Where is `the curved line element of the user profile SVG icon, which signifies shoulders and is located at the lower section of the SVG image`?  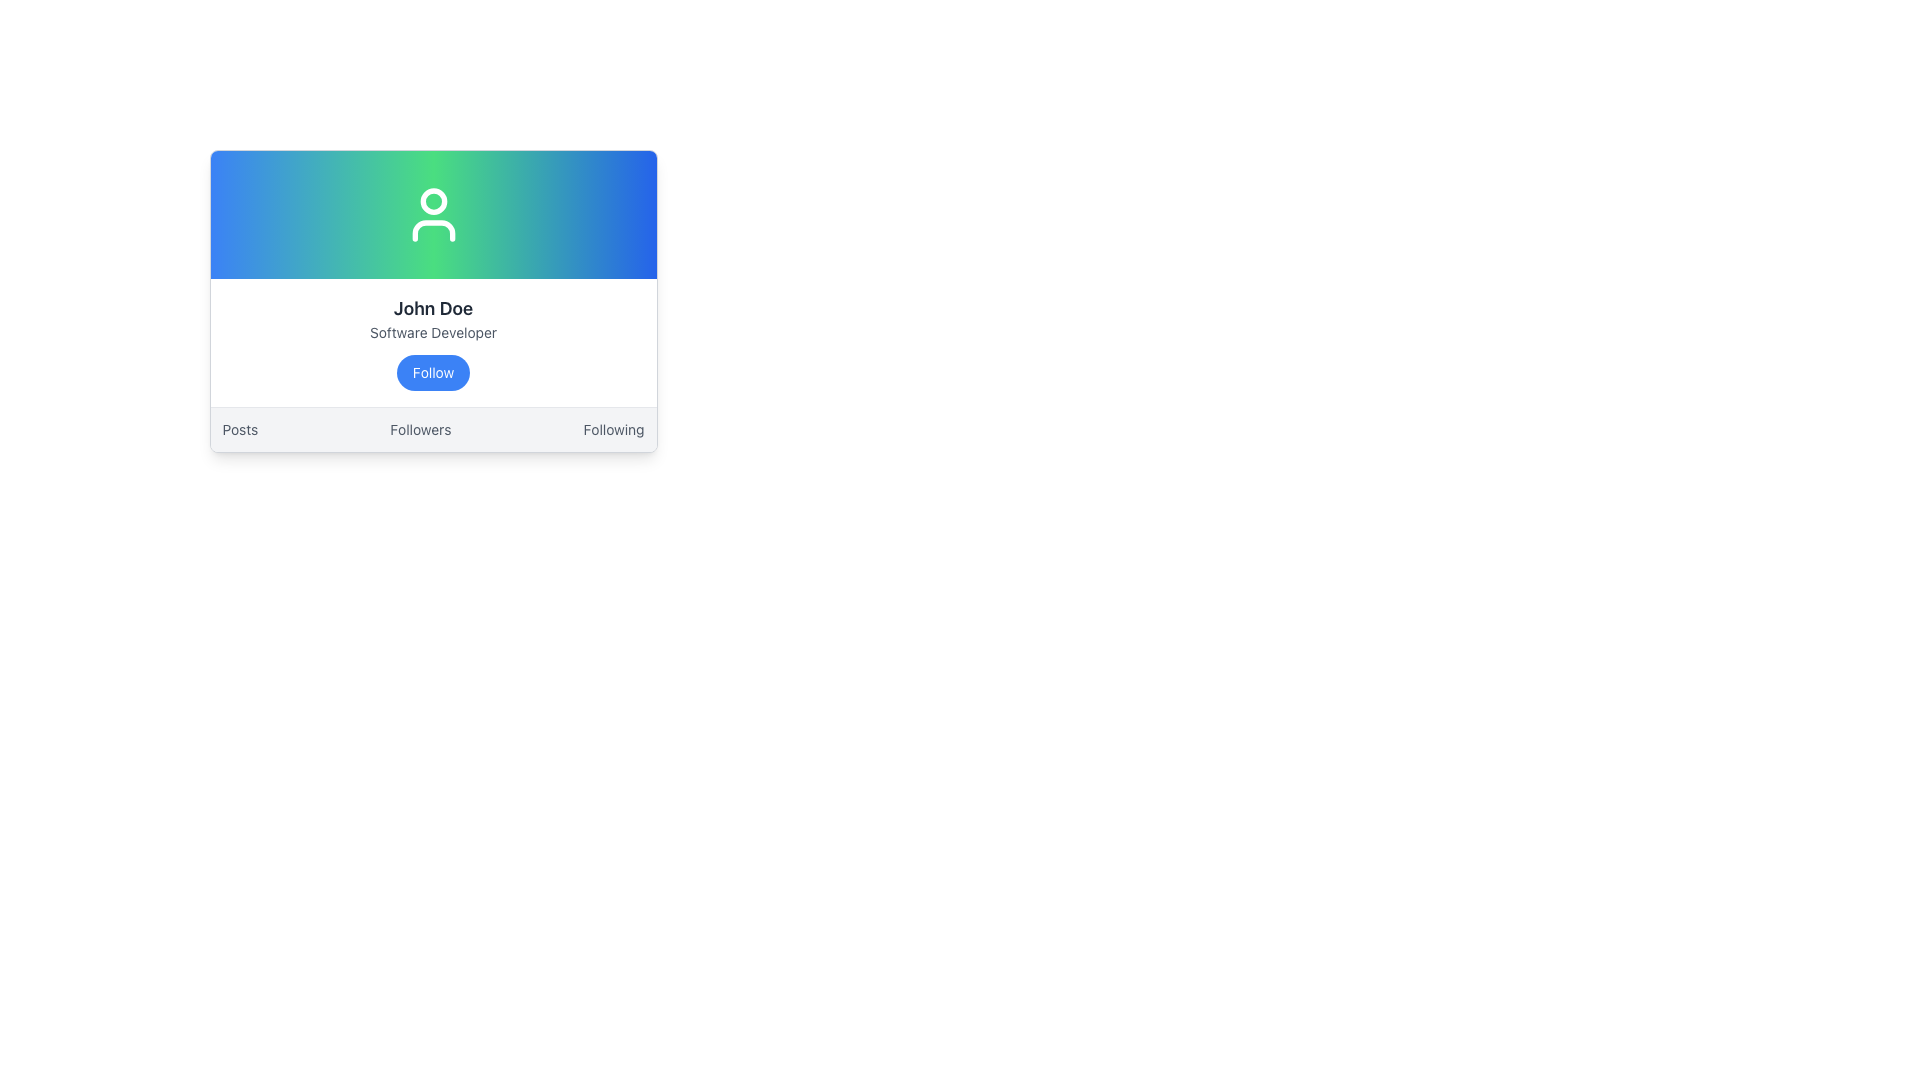
the curved line element of the user profile SVG icon, which signifies shoulders and is located at the lower section of the SVG image is located at coordinates (432, 230).